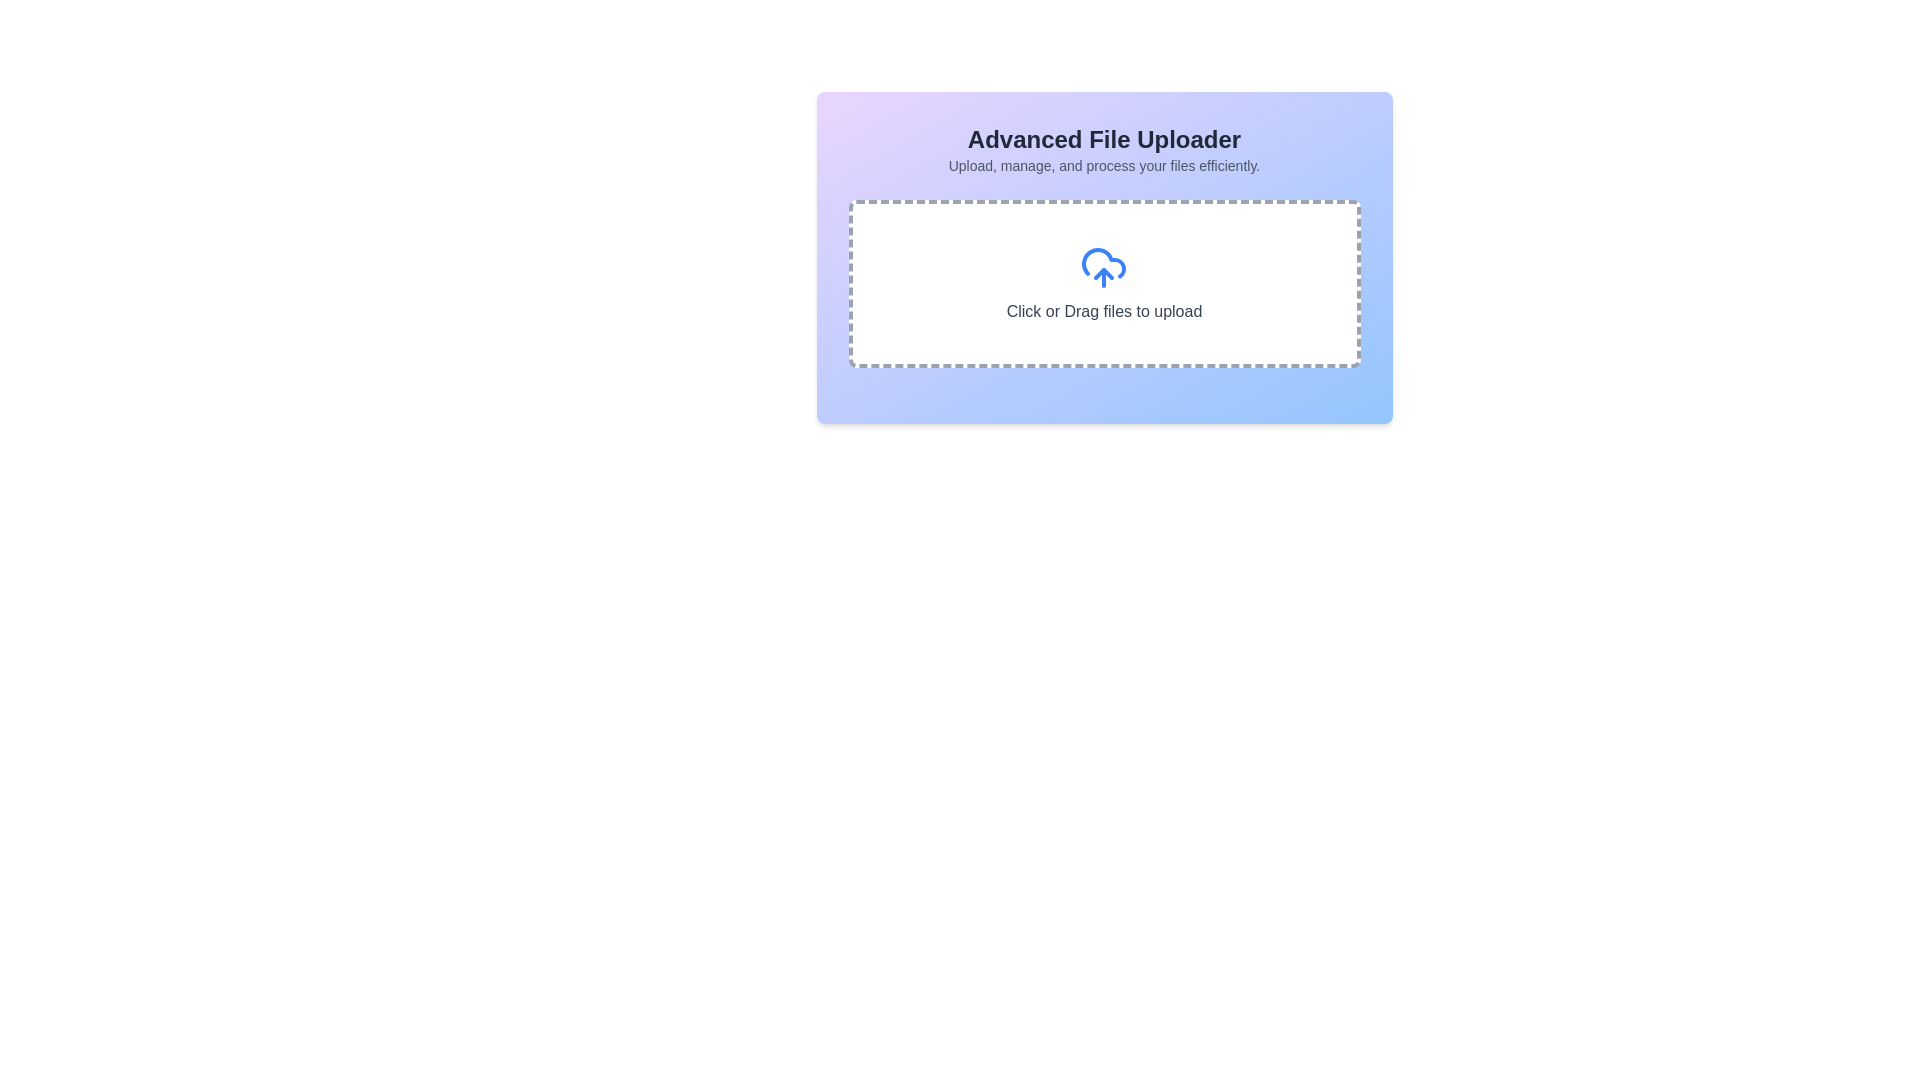  What do you see at coordinates (1103, 164) in the screenshot?
I see `the Text label that provides additional descriptive information about the file uploader feature, positioned below the 'Advanced File Uploader' title` at bounding box center [1103, 164].